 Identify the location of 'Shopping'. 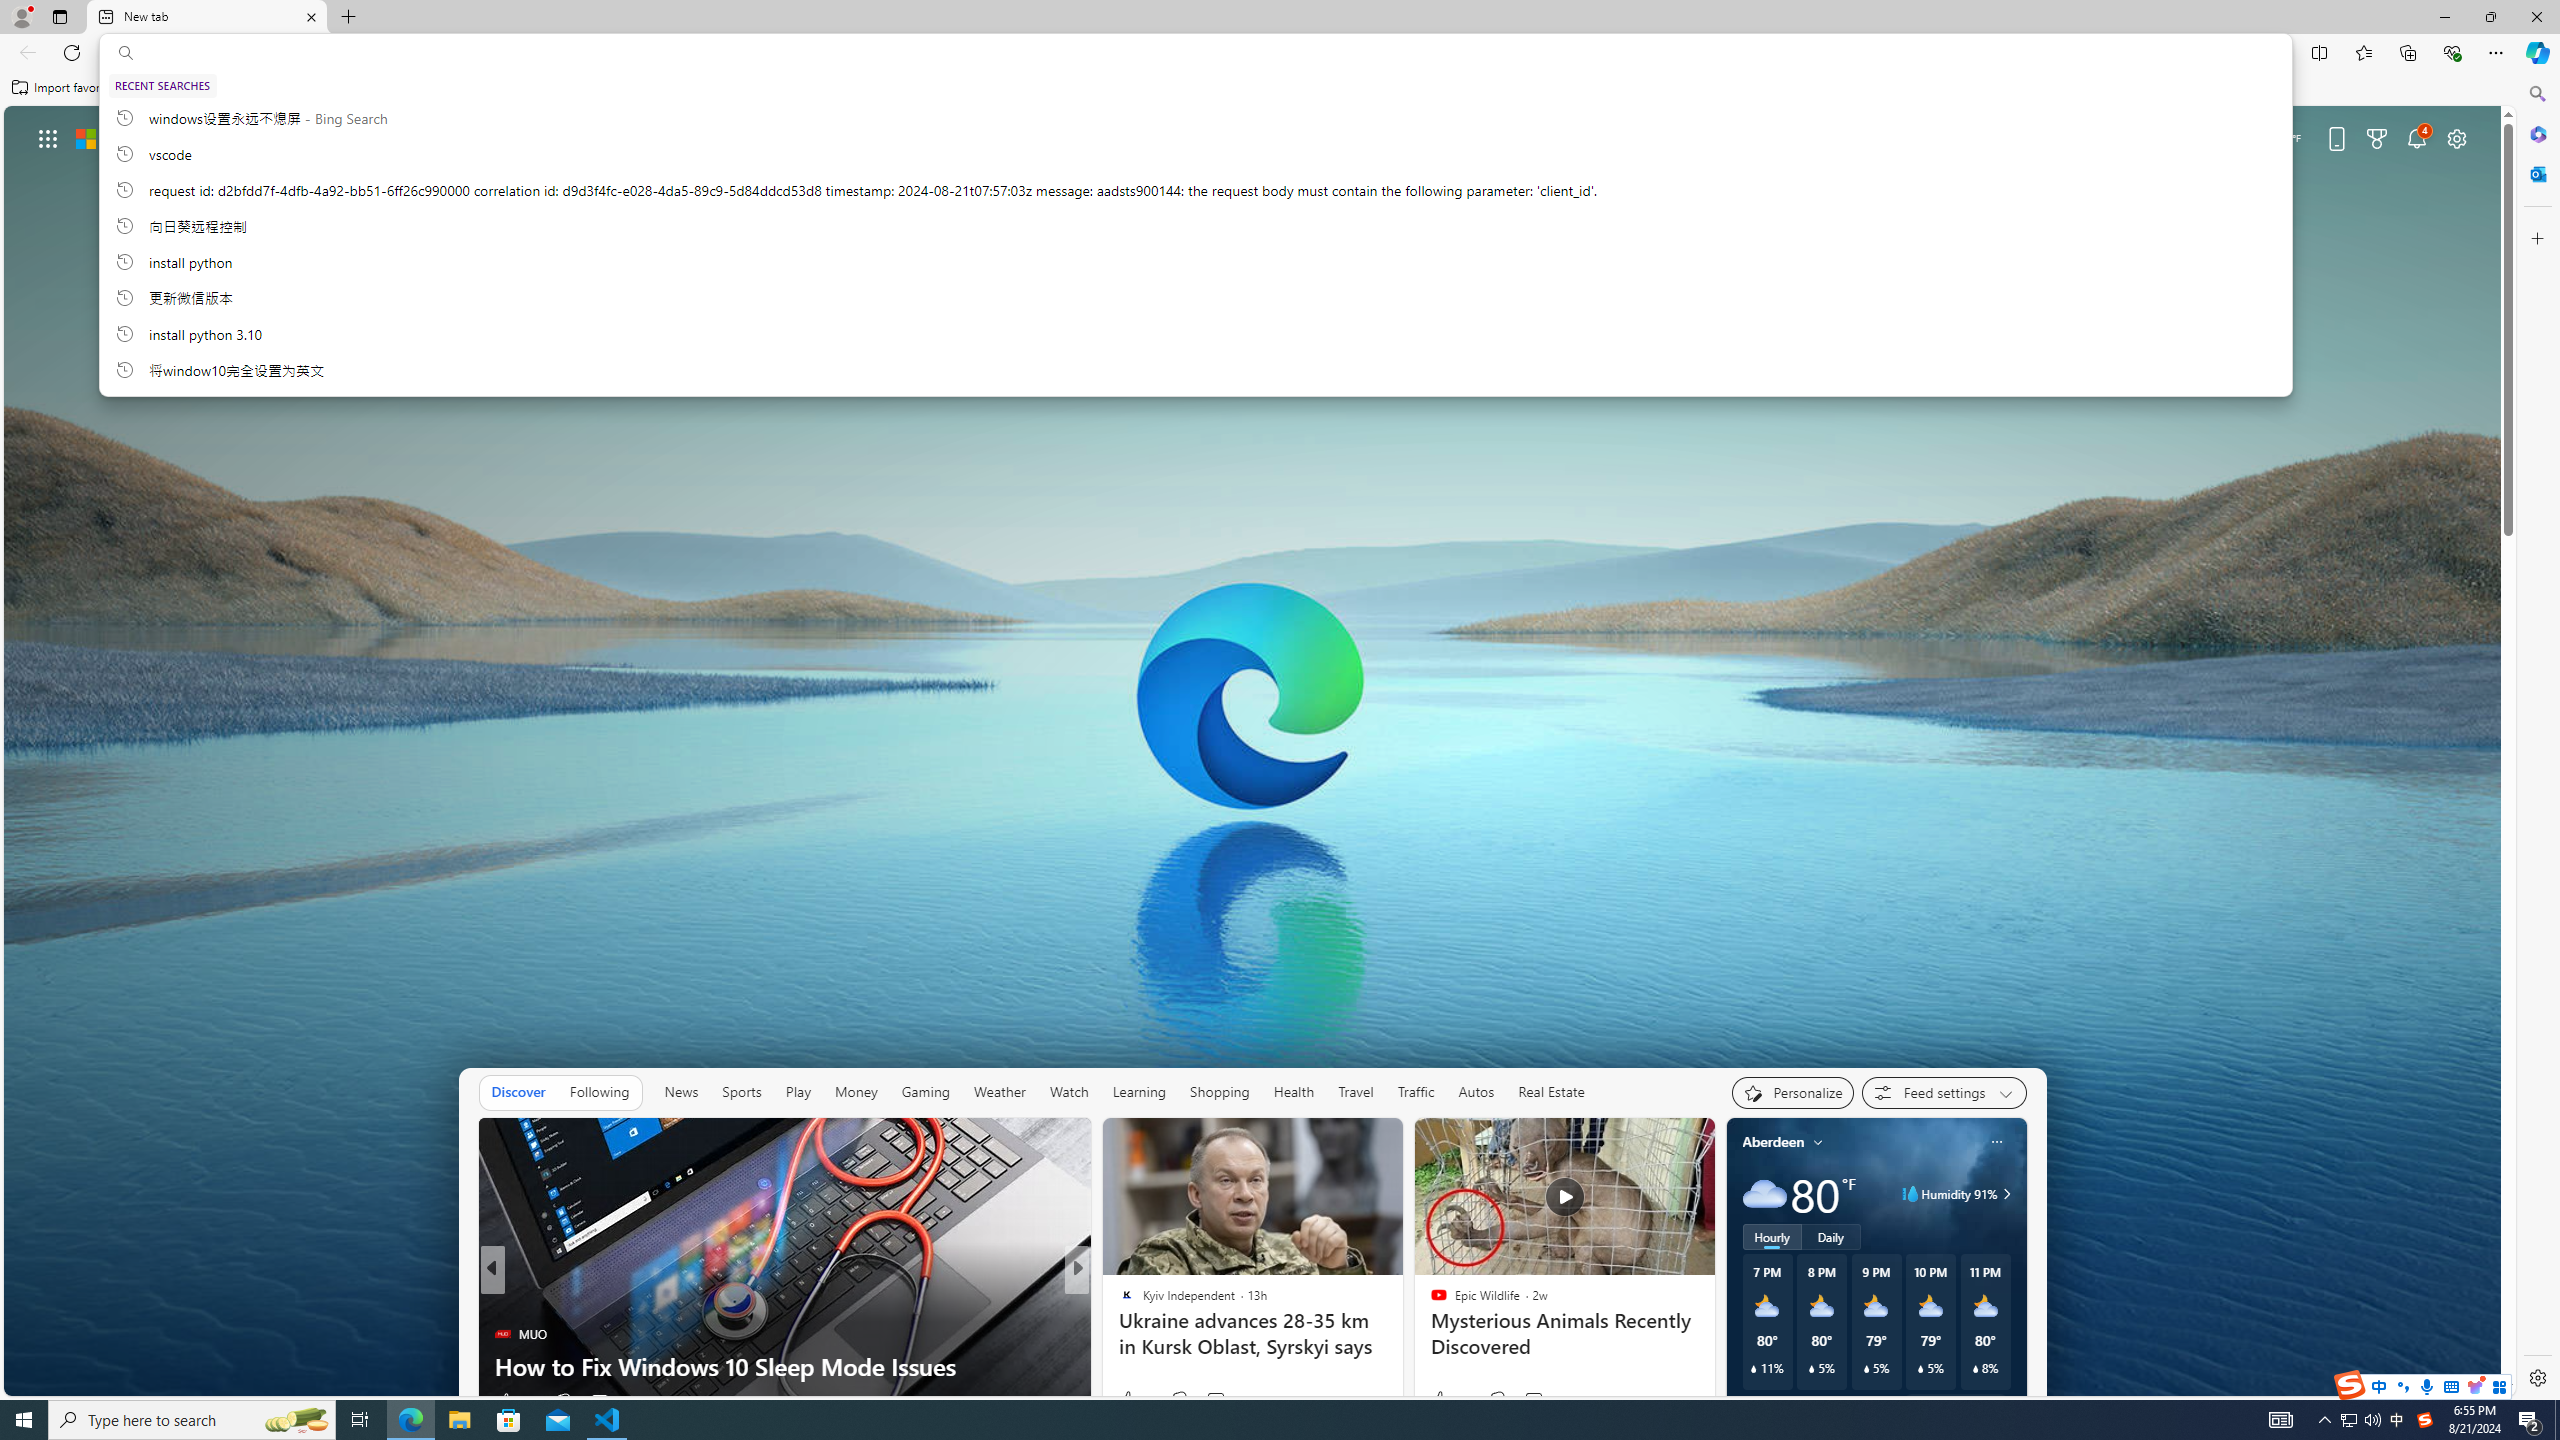
(1218, 1091).